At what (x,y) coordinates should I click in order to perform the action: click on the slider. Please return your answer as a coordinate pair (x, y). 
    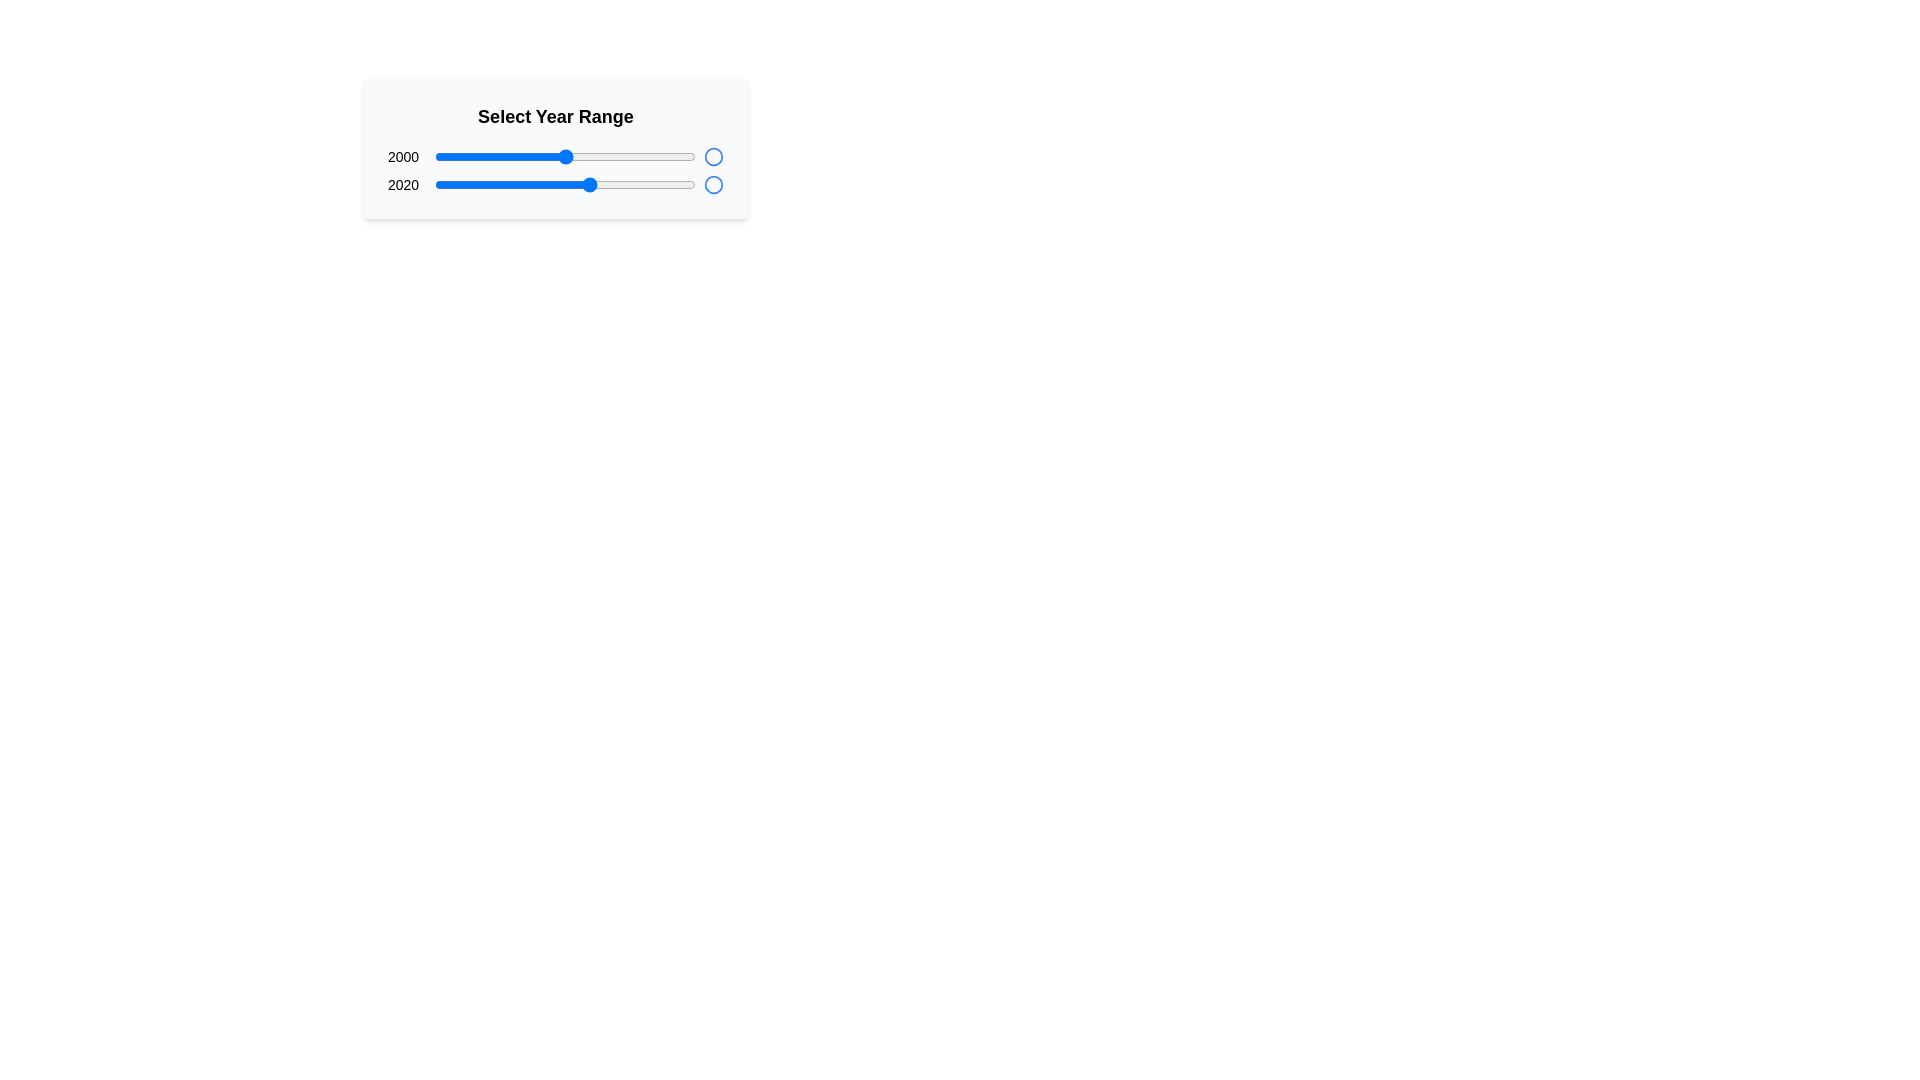
    Looking at the image, I should click on (449, 156).